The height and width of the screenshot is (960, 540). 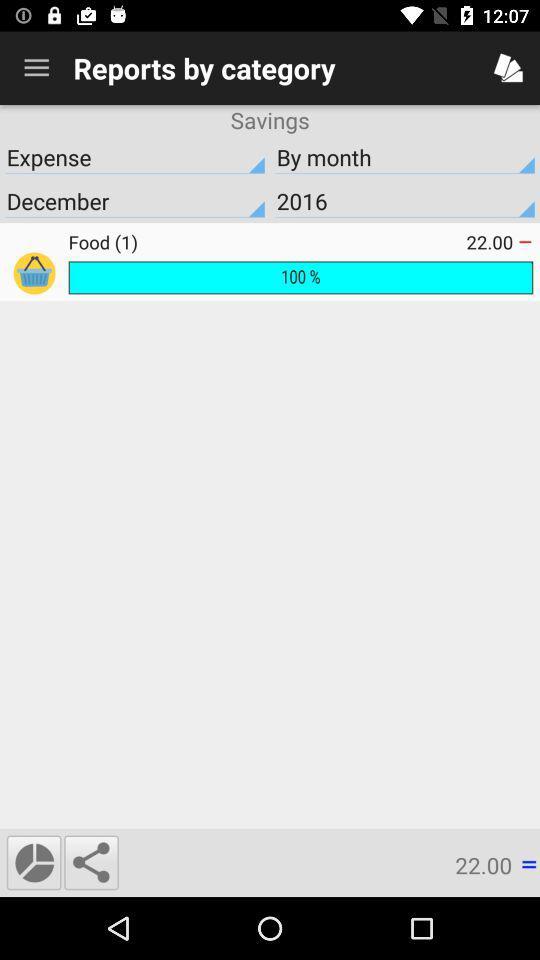 I want to click on show as a pie chart, so click(x=33, y=861).